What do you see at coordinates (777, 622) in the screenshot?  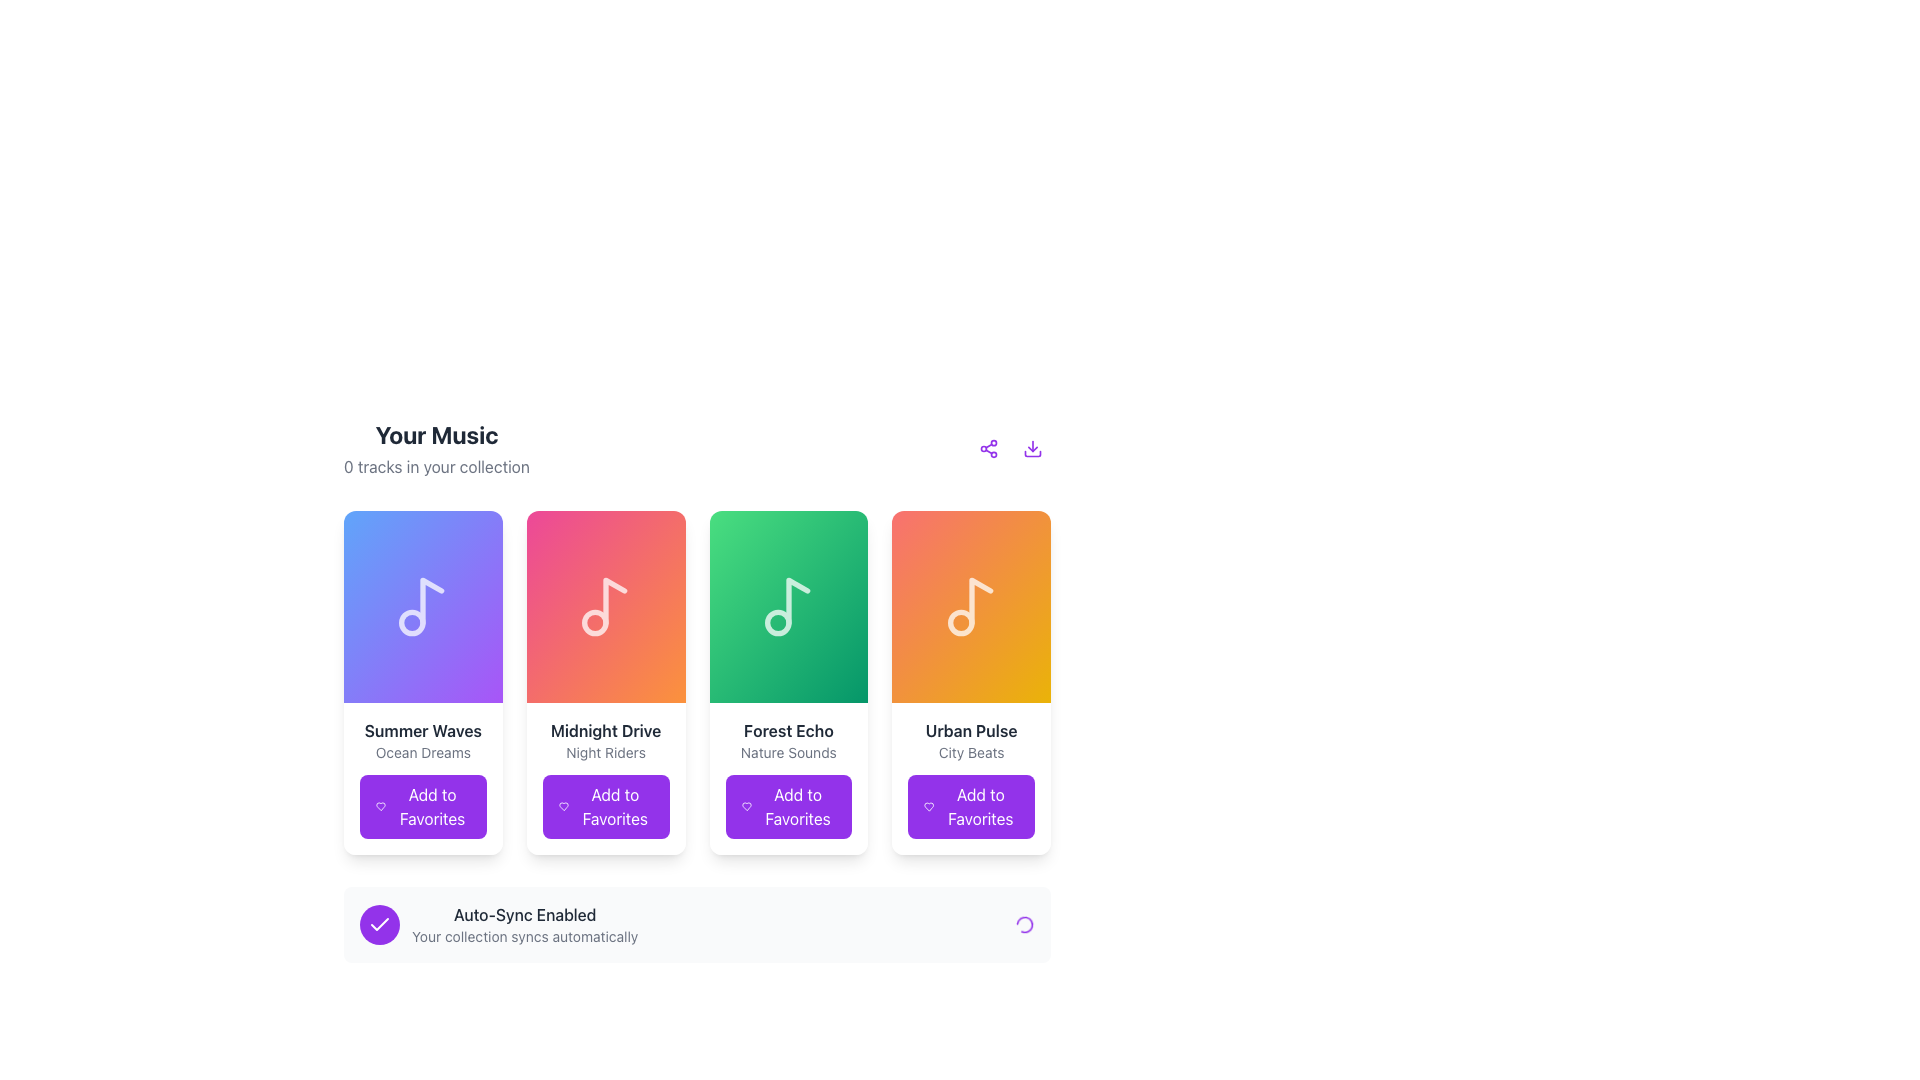 I see `the circular decorative element within the music note icon on the 'Forest Echo' card` at bounding box center [777, 622].